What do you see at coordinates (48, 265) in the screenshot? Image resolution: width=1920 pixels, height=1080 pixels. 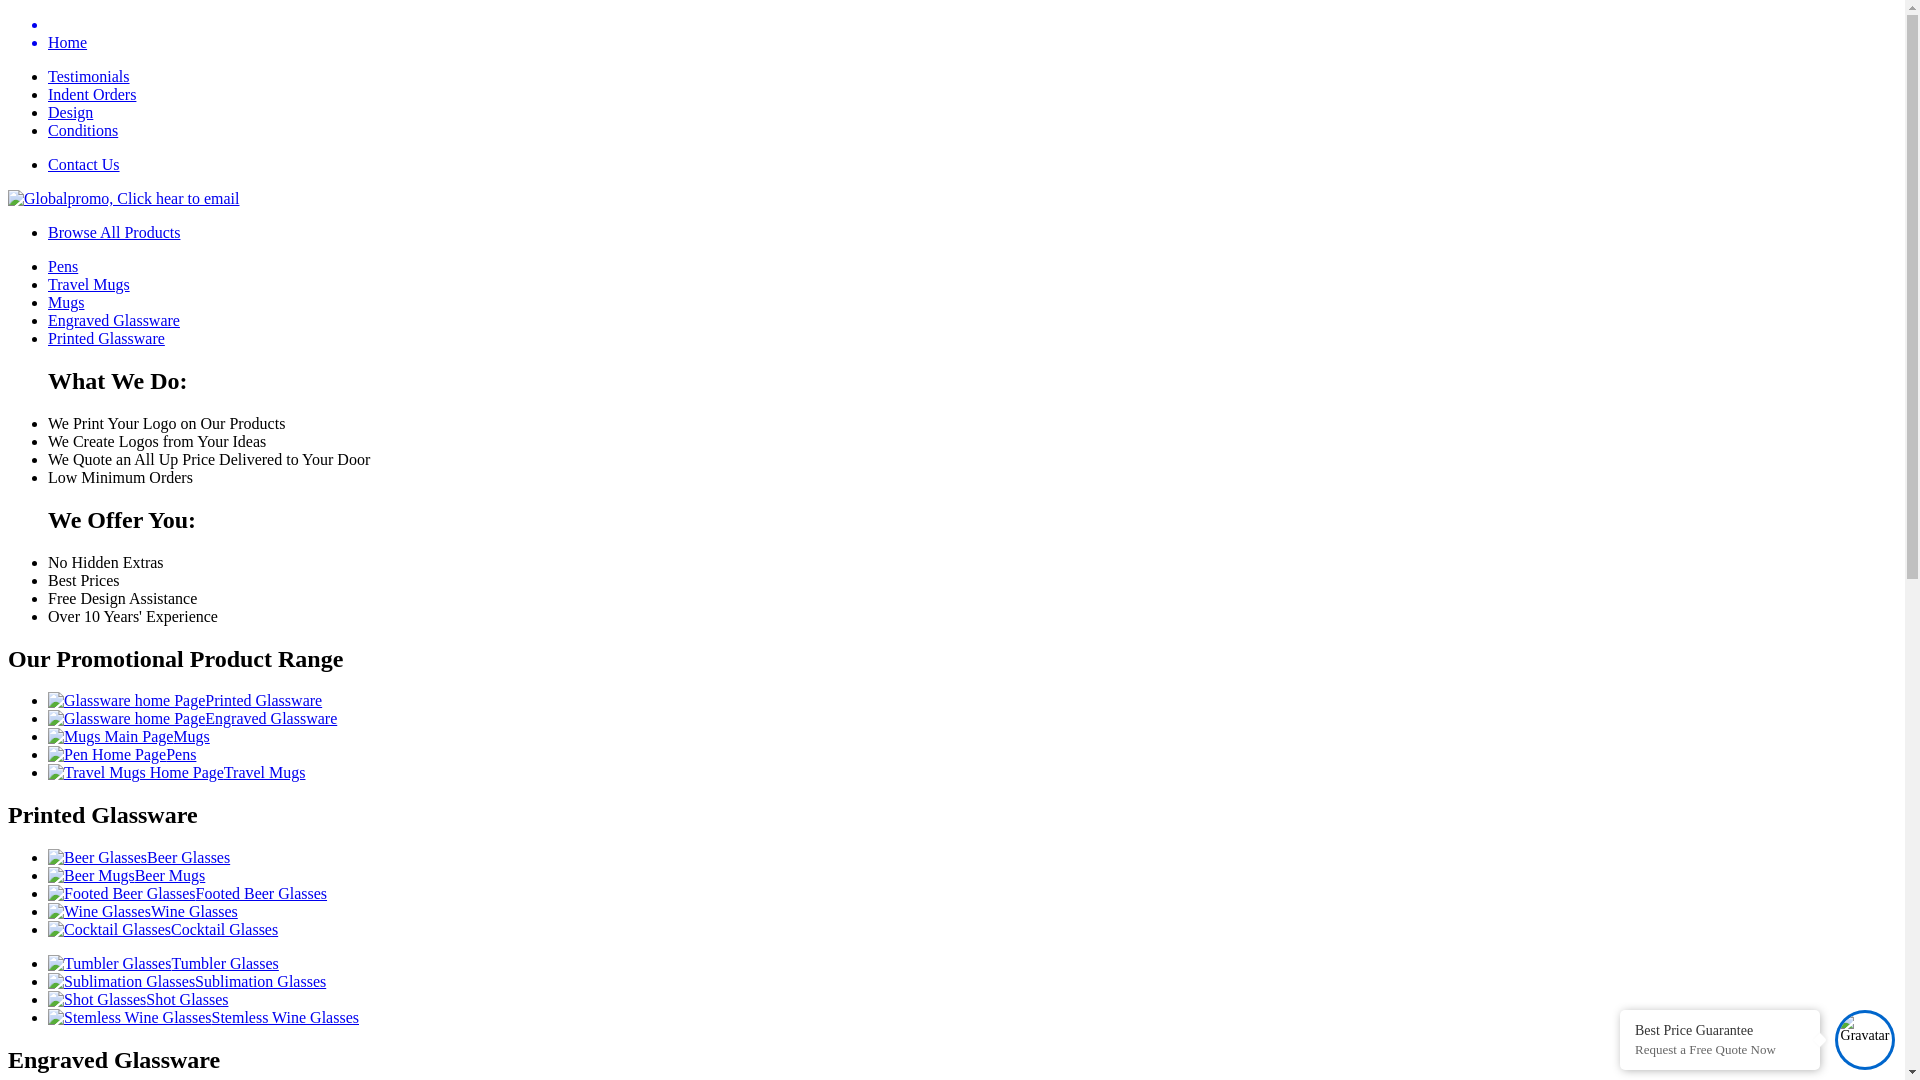 I see `'Pens'` at bounding box center [48, 265].